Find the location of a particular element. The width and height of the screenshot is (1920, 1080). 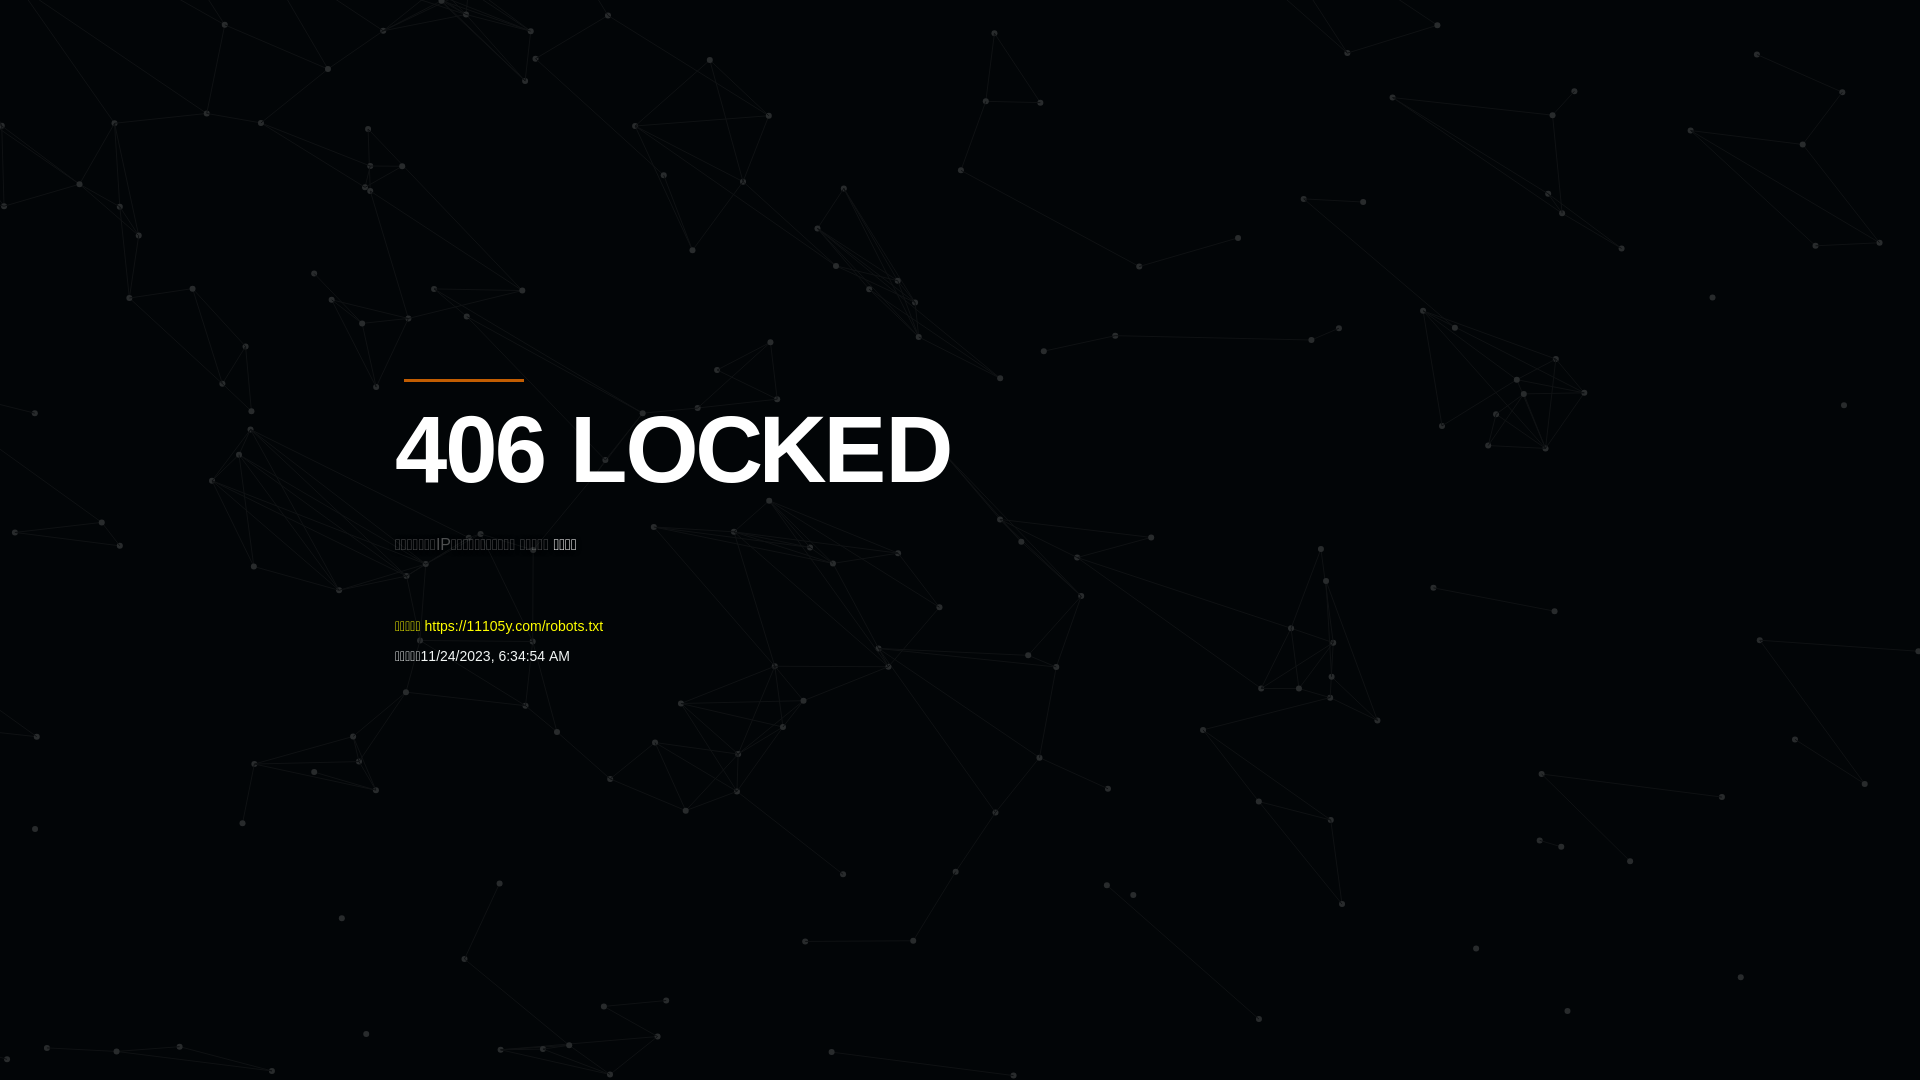

'Quatro' is located at coordinates (542, 114).